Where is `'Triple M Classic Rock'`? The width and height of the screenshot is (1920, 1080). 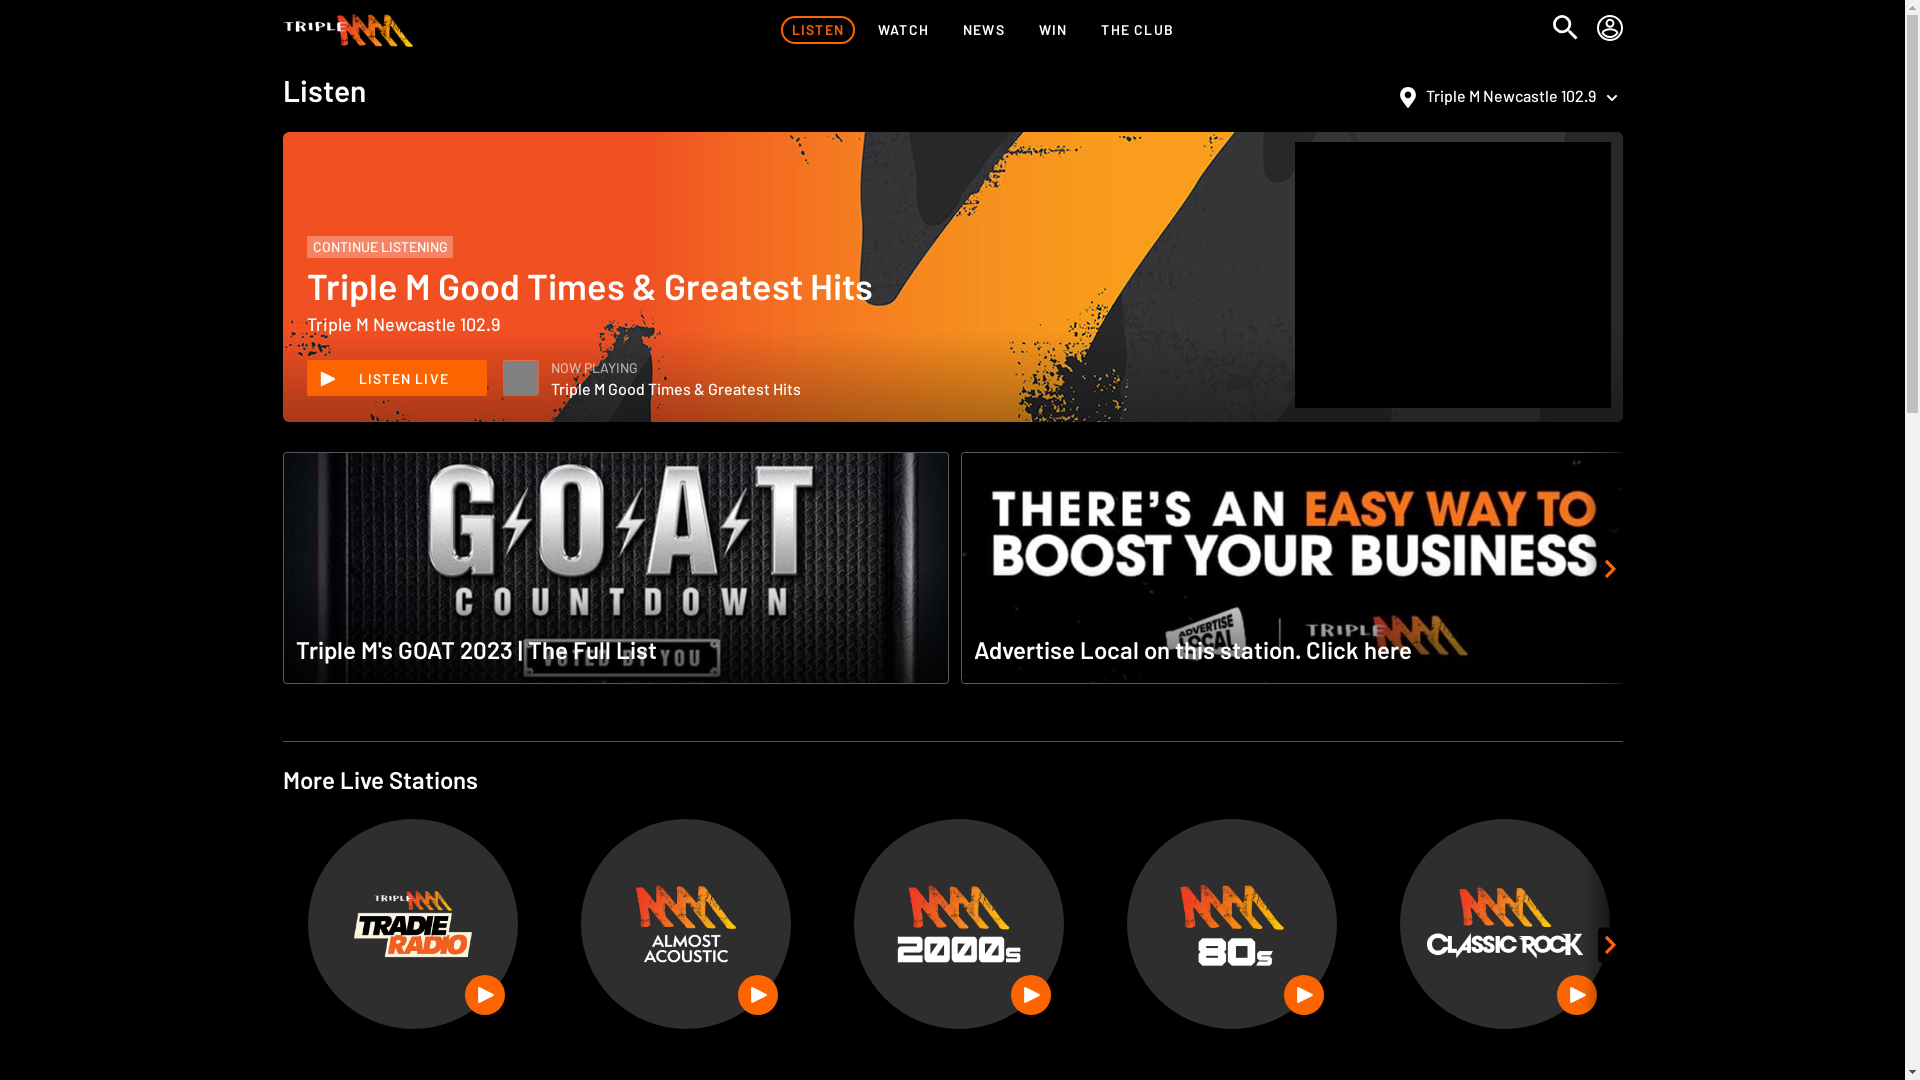 'Triple M Classic Rock' is located at coordinates (1505, 924).